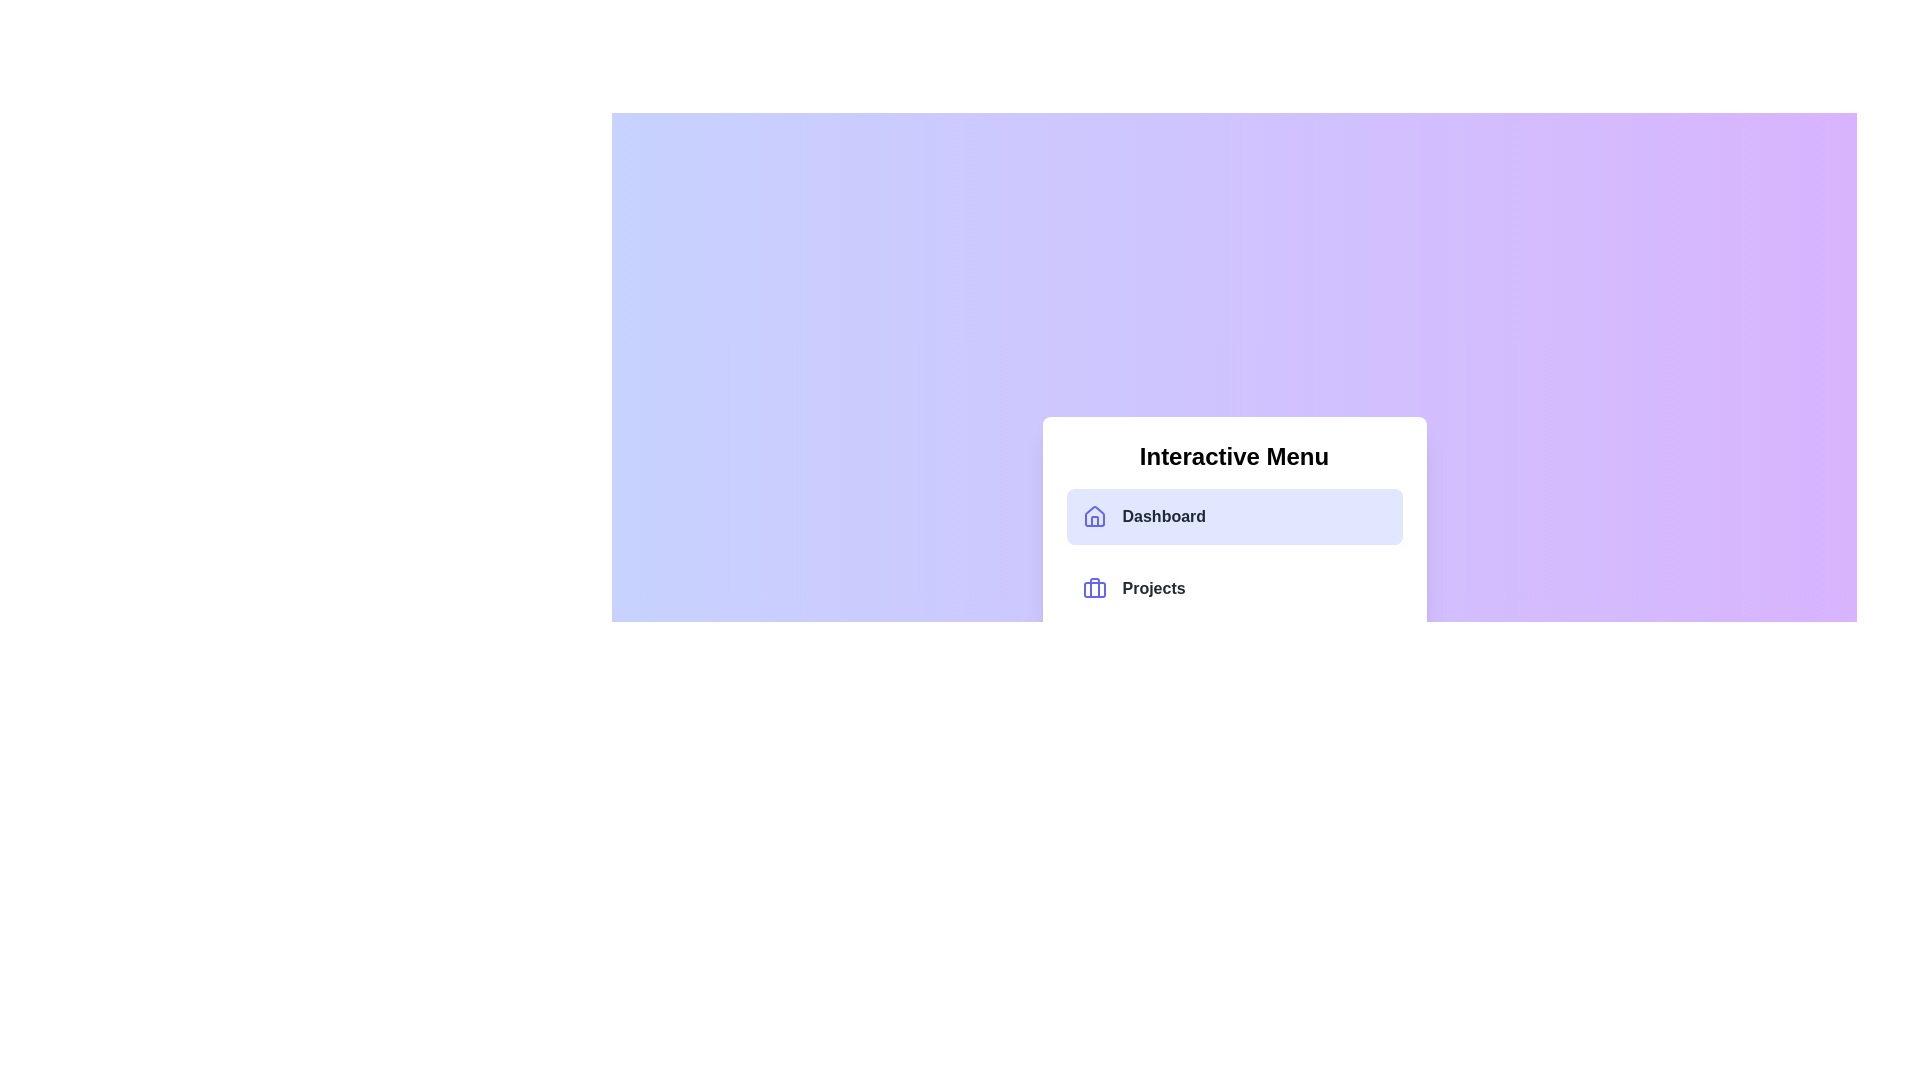  What do you see at coordinates (1233, 587) in the screenshot?
I see `the menu item labeled Projects` at bounding box center [1233, 587].